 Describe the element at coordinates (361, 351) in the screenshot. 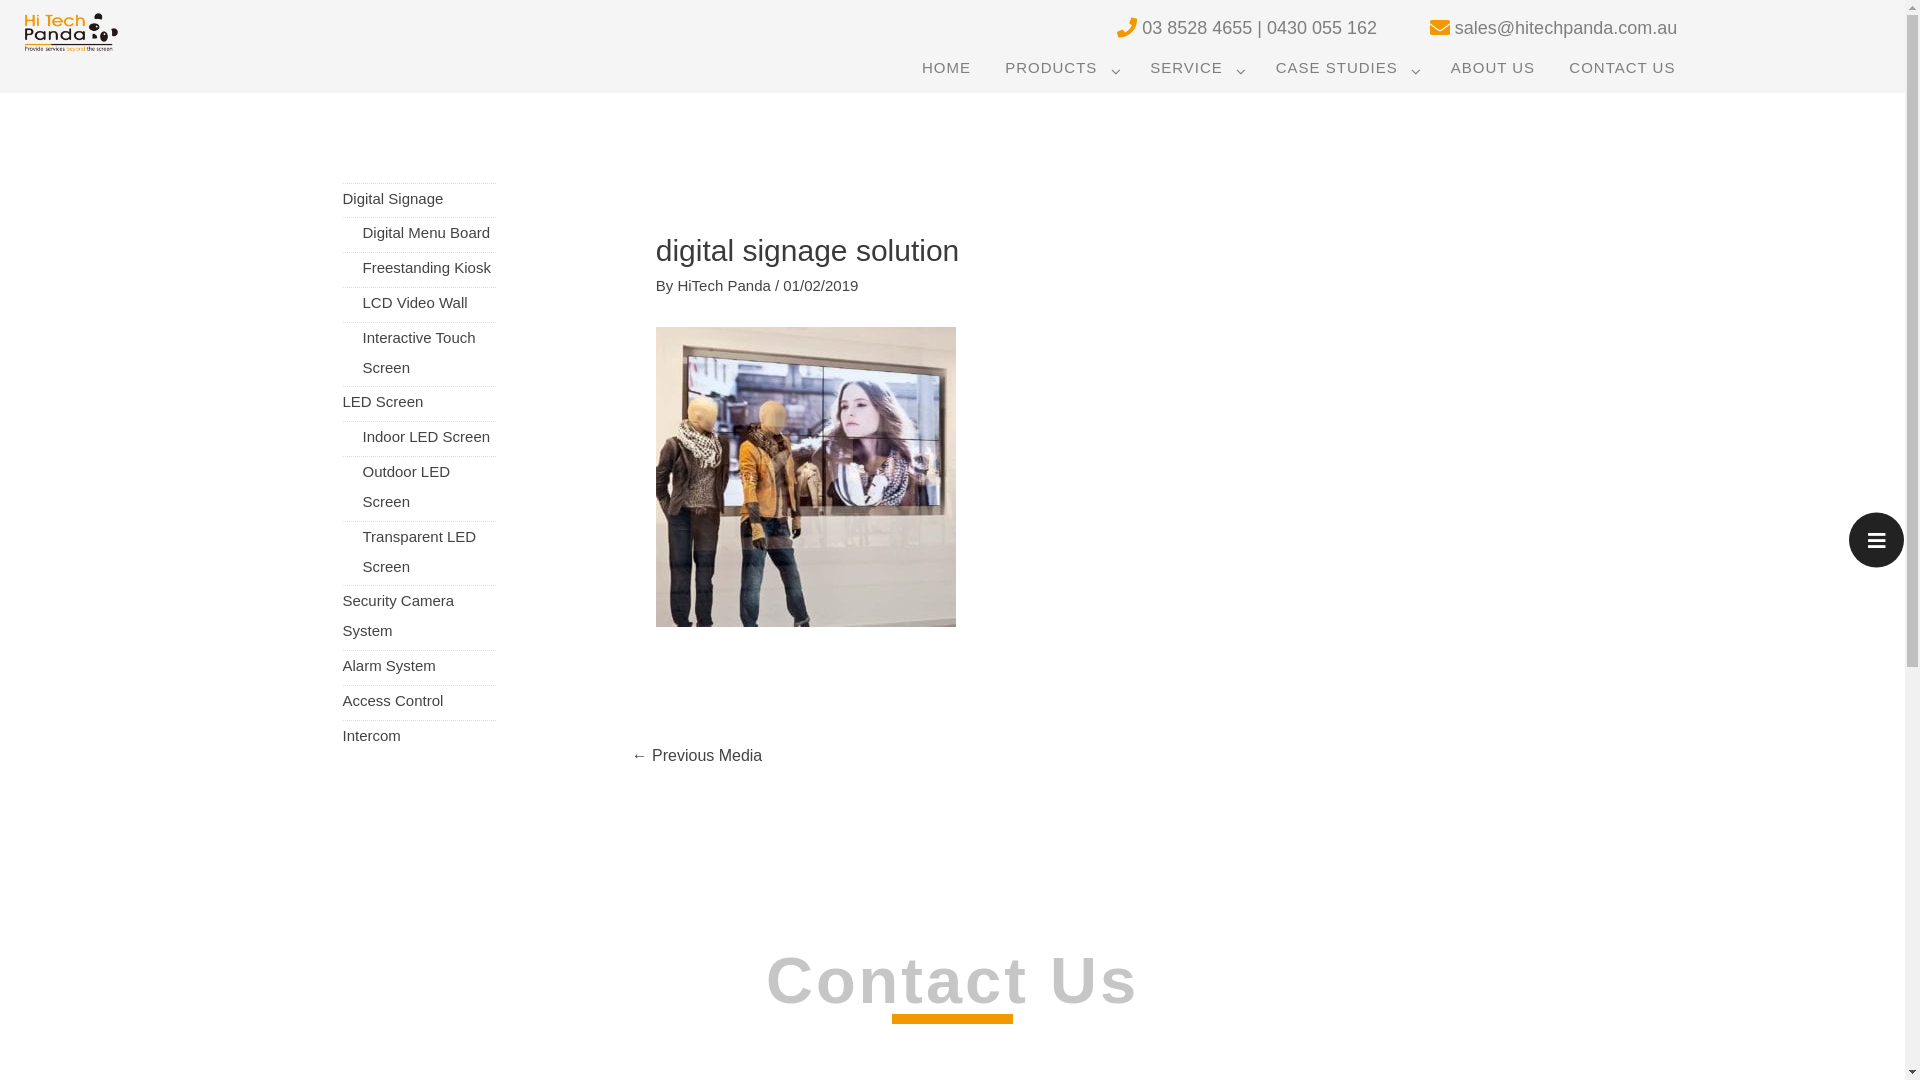

I see `'Interactive Touch Screen'` at that location.